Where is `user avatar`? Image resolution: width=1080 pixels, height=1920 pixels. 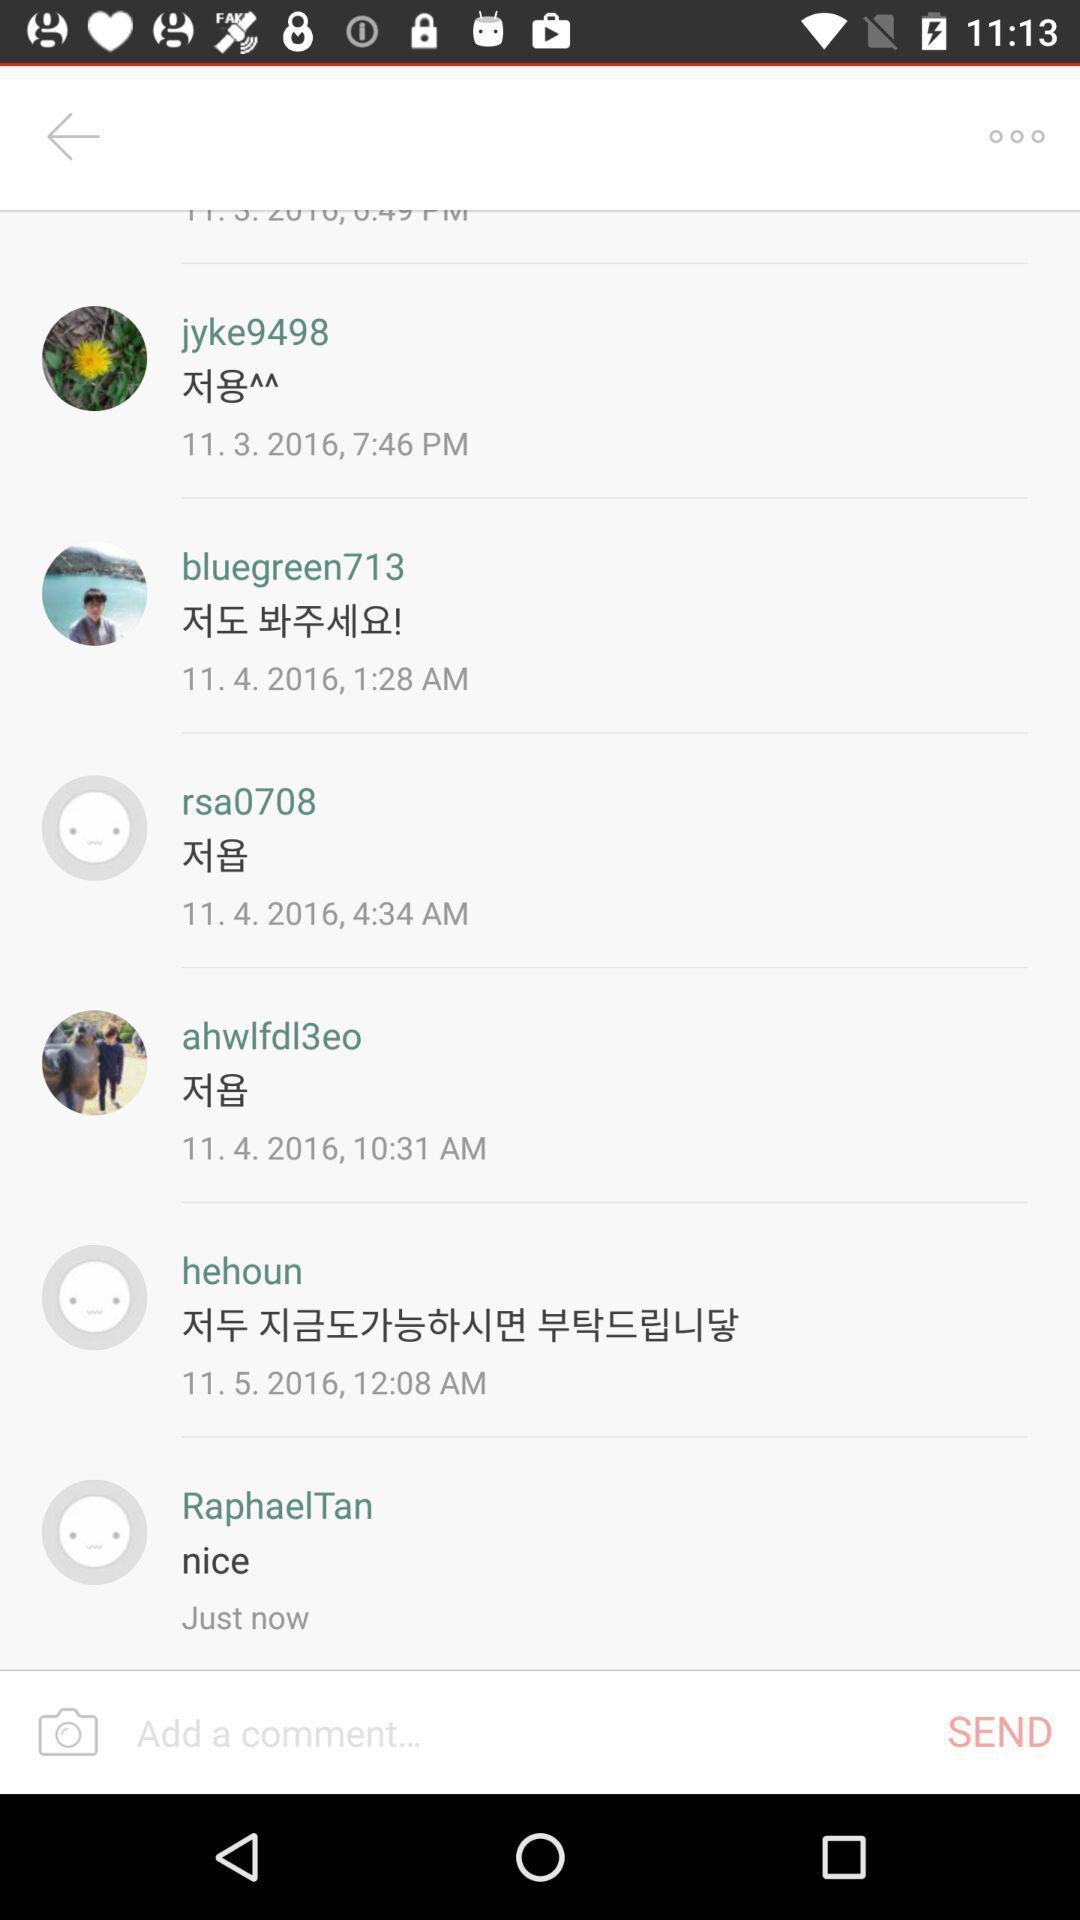 user avatar is located at coordinates (94, 358).